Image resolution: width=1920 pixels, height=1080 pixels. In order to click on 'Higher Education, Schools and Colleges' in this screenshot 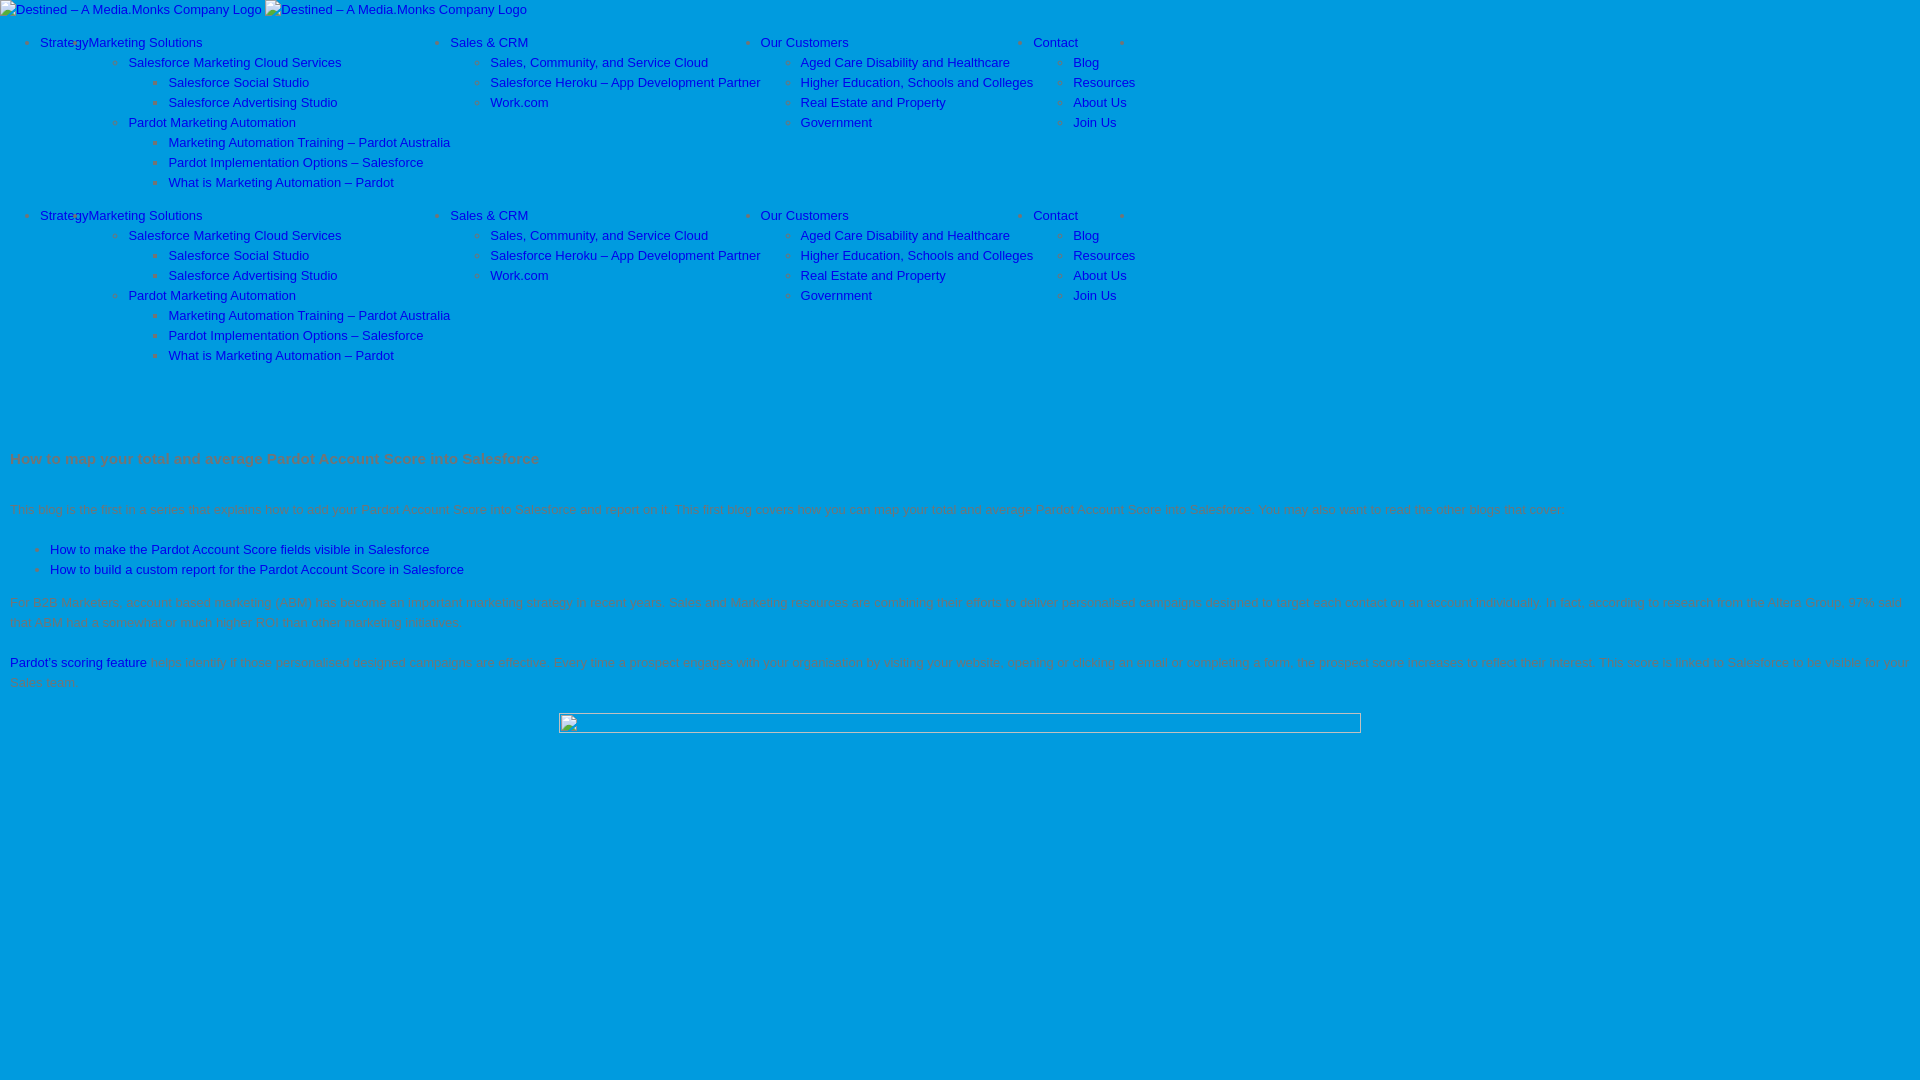, I will do `click(916, 254)`.